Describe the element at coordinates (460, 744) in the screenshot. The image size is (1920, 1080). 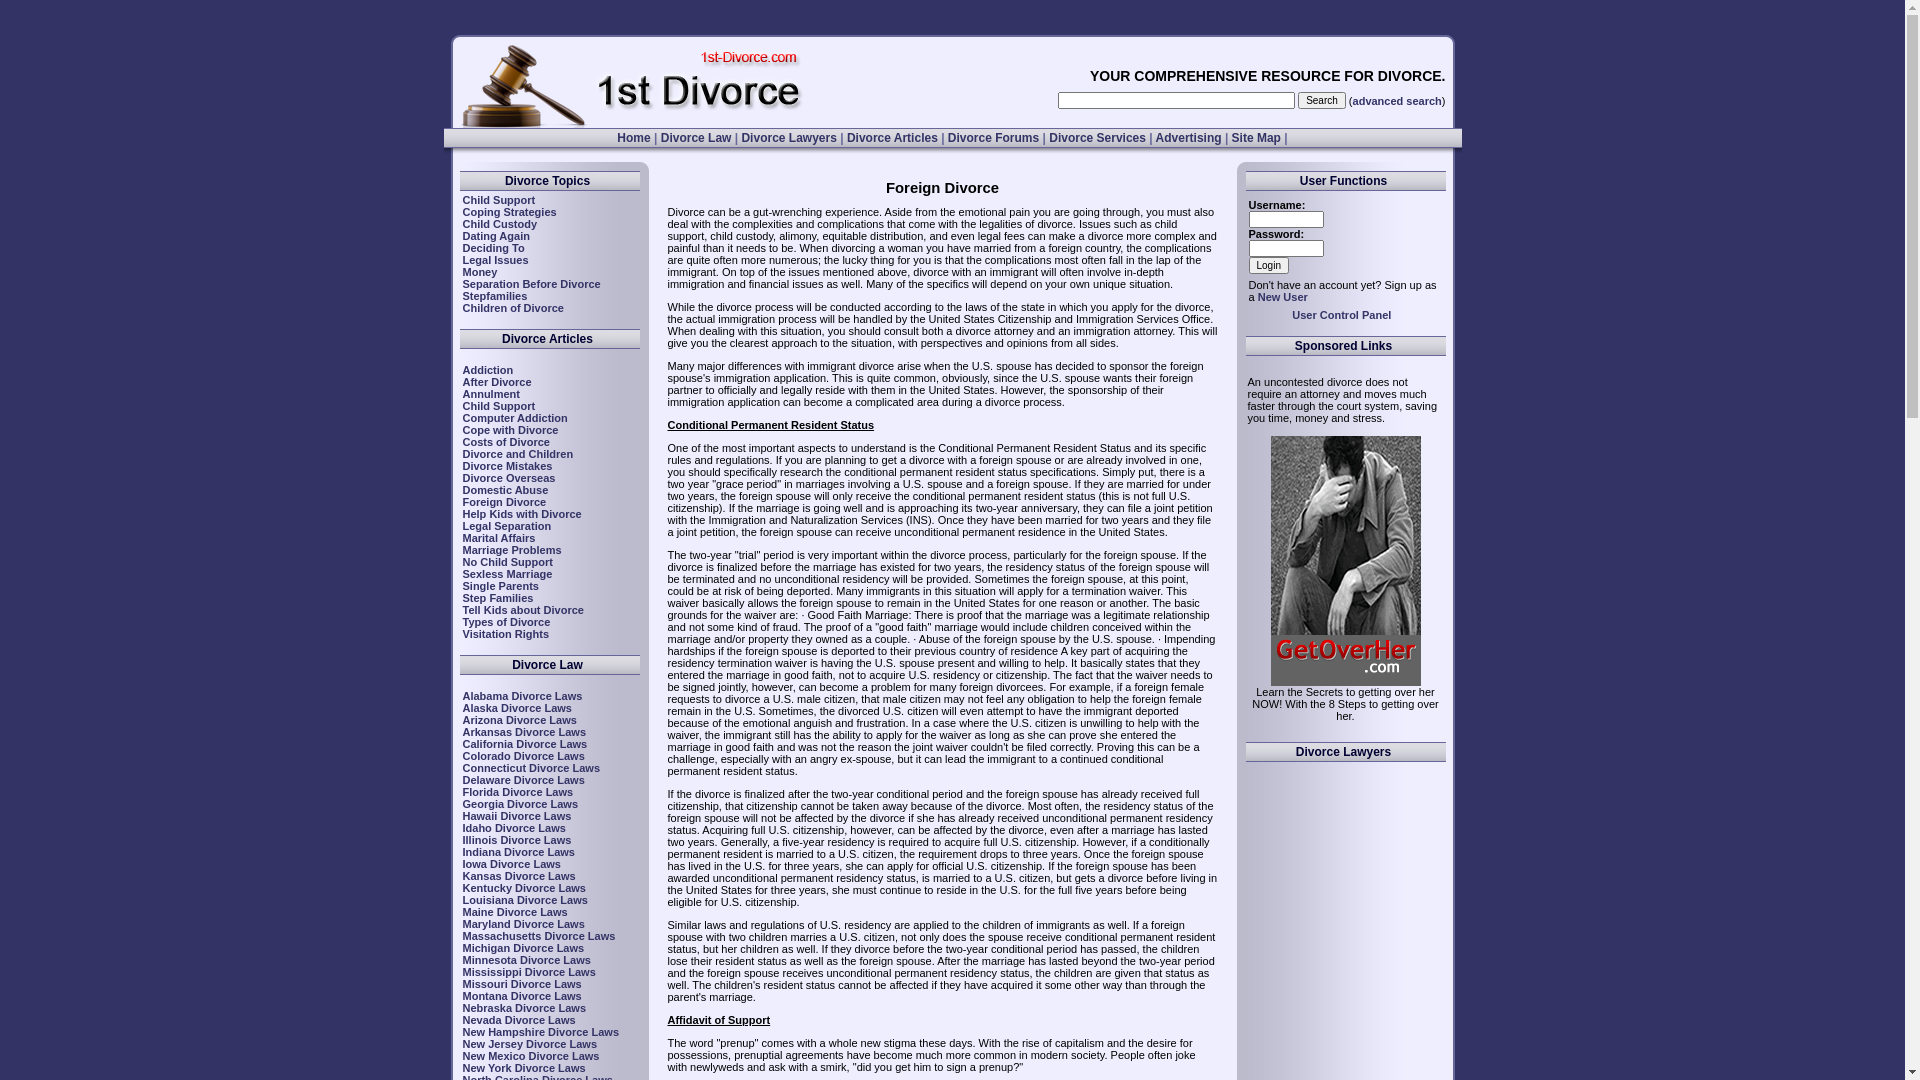
I see `'California Divorce Laws'` at that location.